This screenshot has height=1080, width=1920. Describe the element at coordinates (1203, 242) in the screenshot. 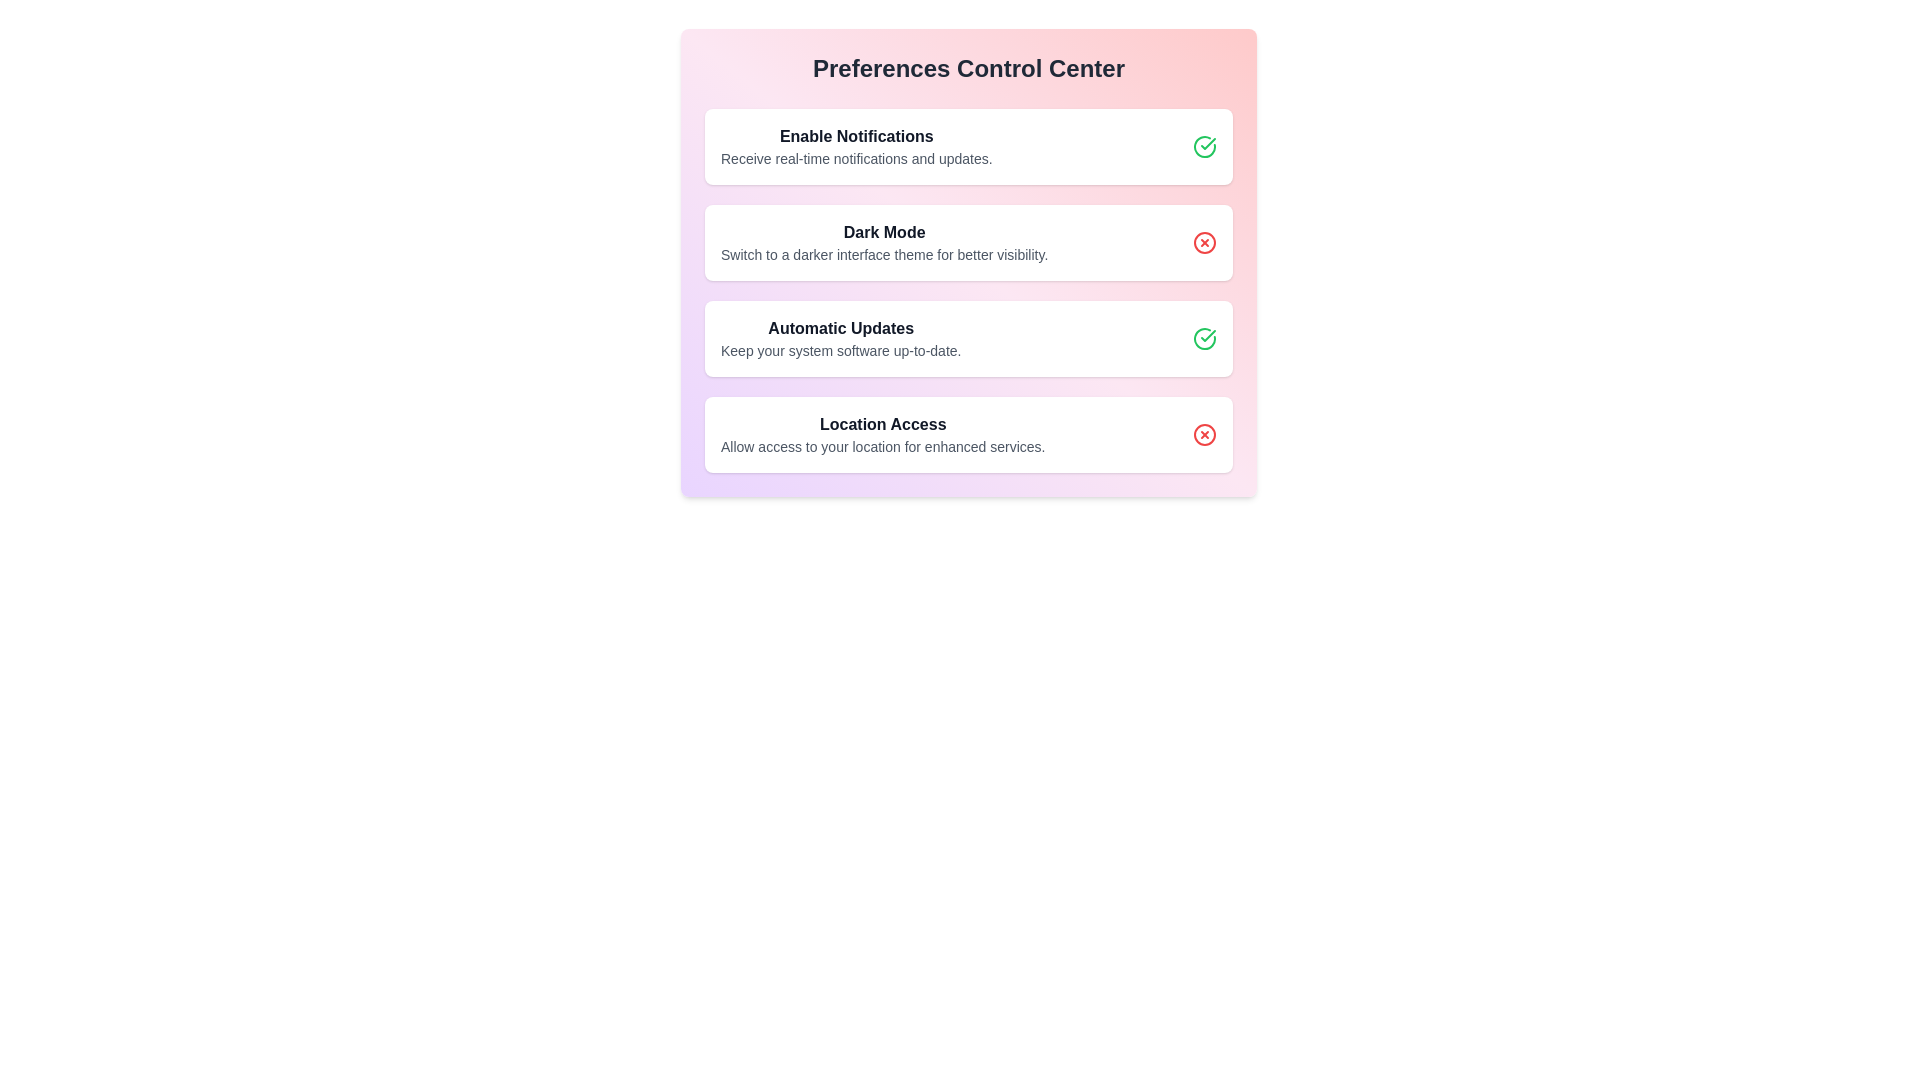

I see `the interactive indicator button located near the top-right corner of the 'Dark Mode' section in the 'Preferences Control Center' panel` at that location.